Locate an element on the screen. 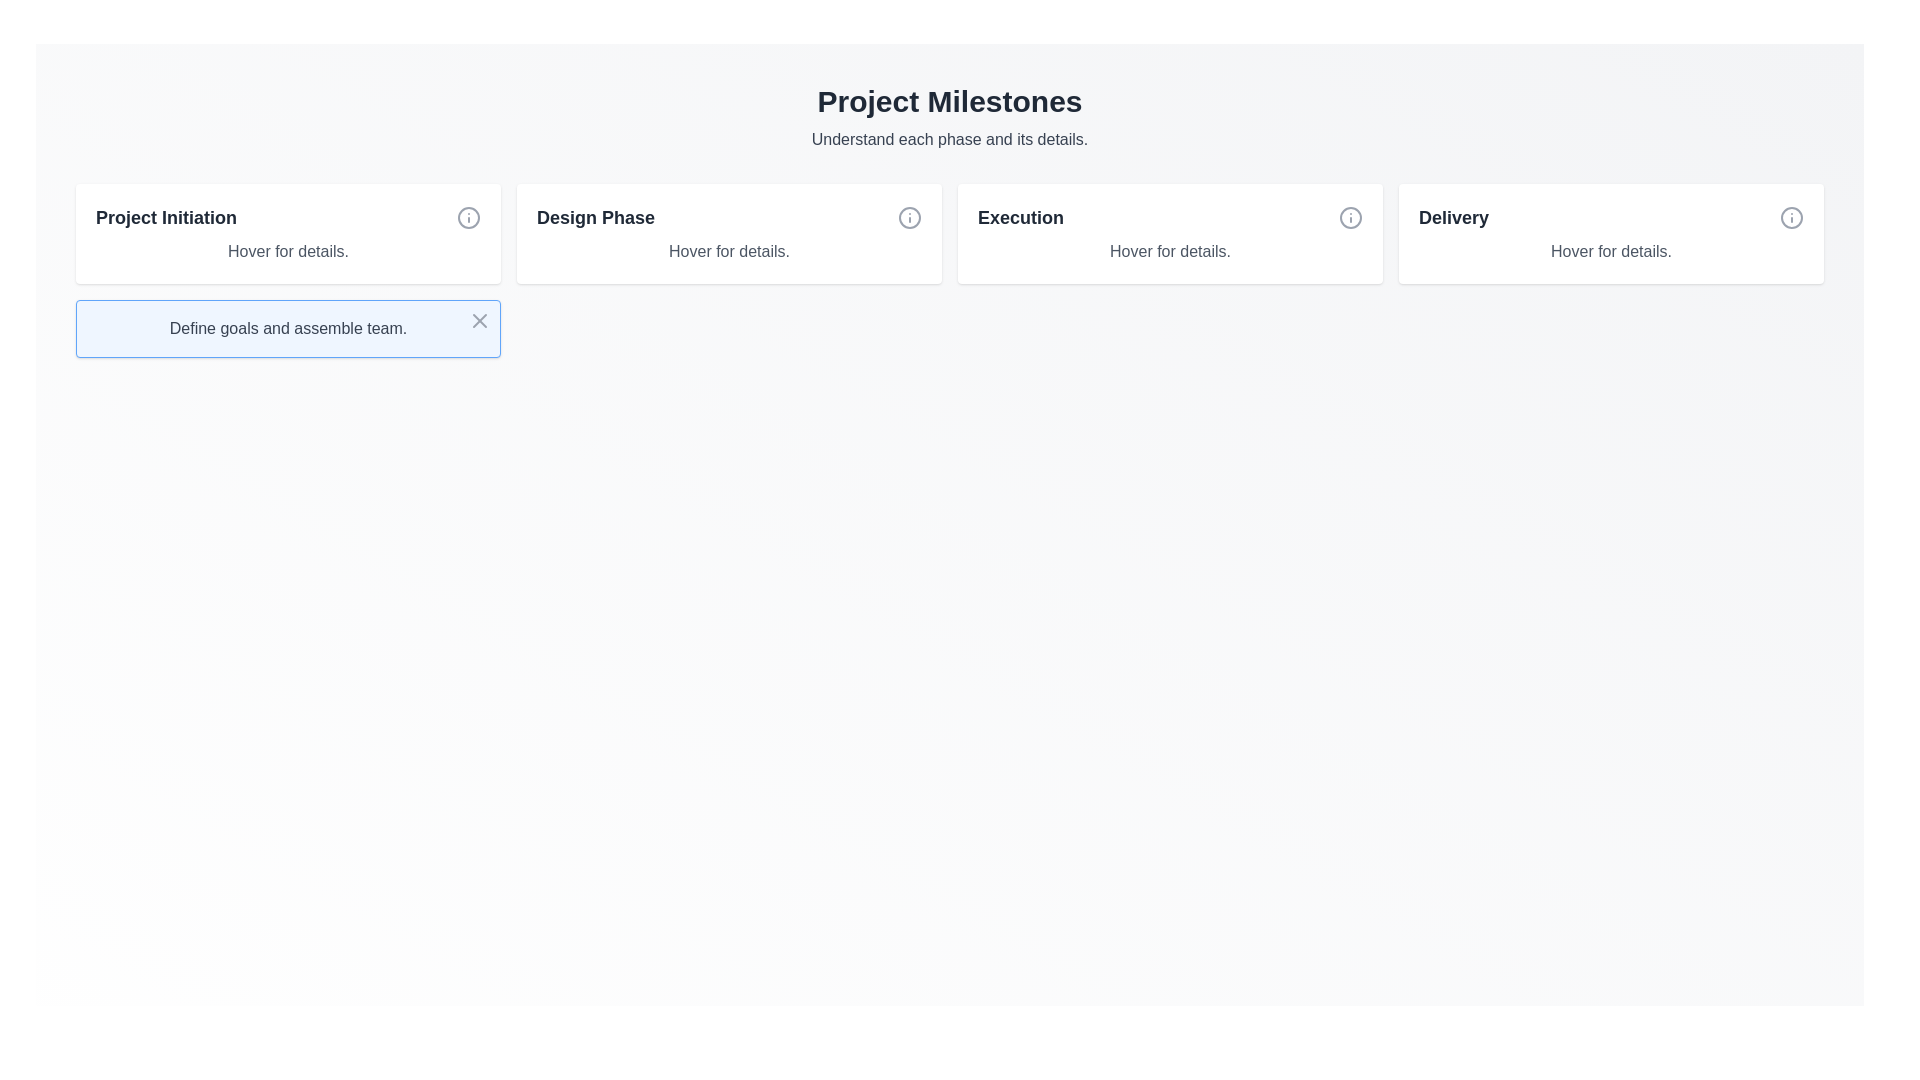 This screenshot has width=1920, height=1080. the text label displaying 'Hover for details.' which is located below the title 'Execution' in the interface is located at coordinates (1170, 250).